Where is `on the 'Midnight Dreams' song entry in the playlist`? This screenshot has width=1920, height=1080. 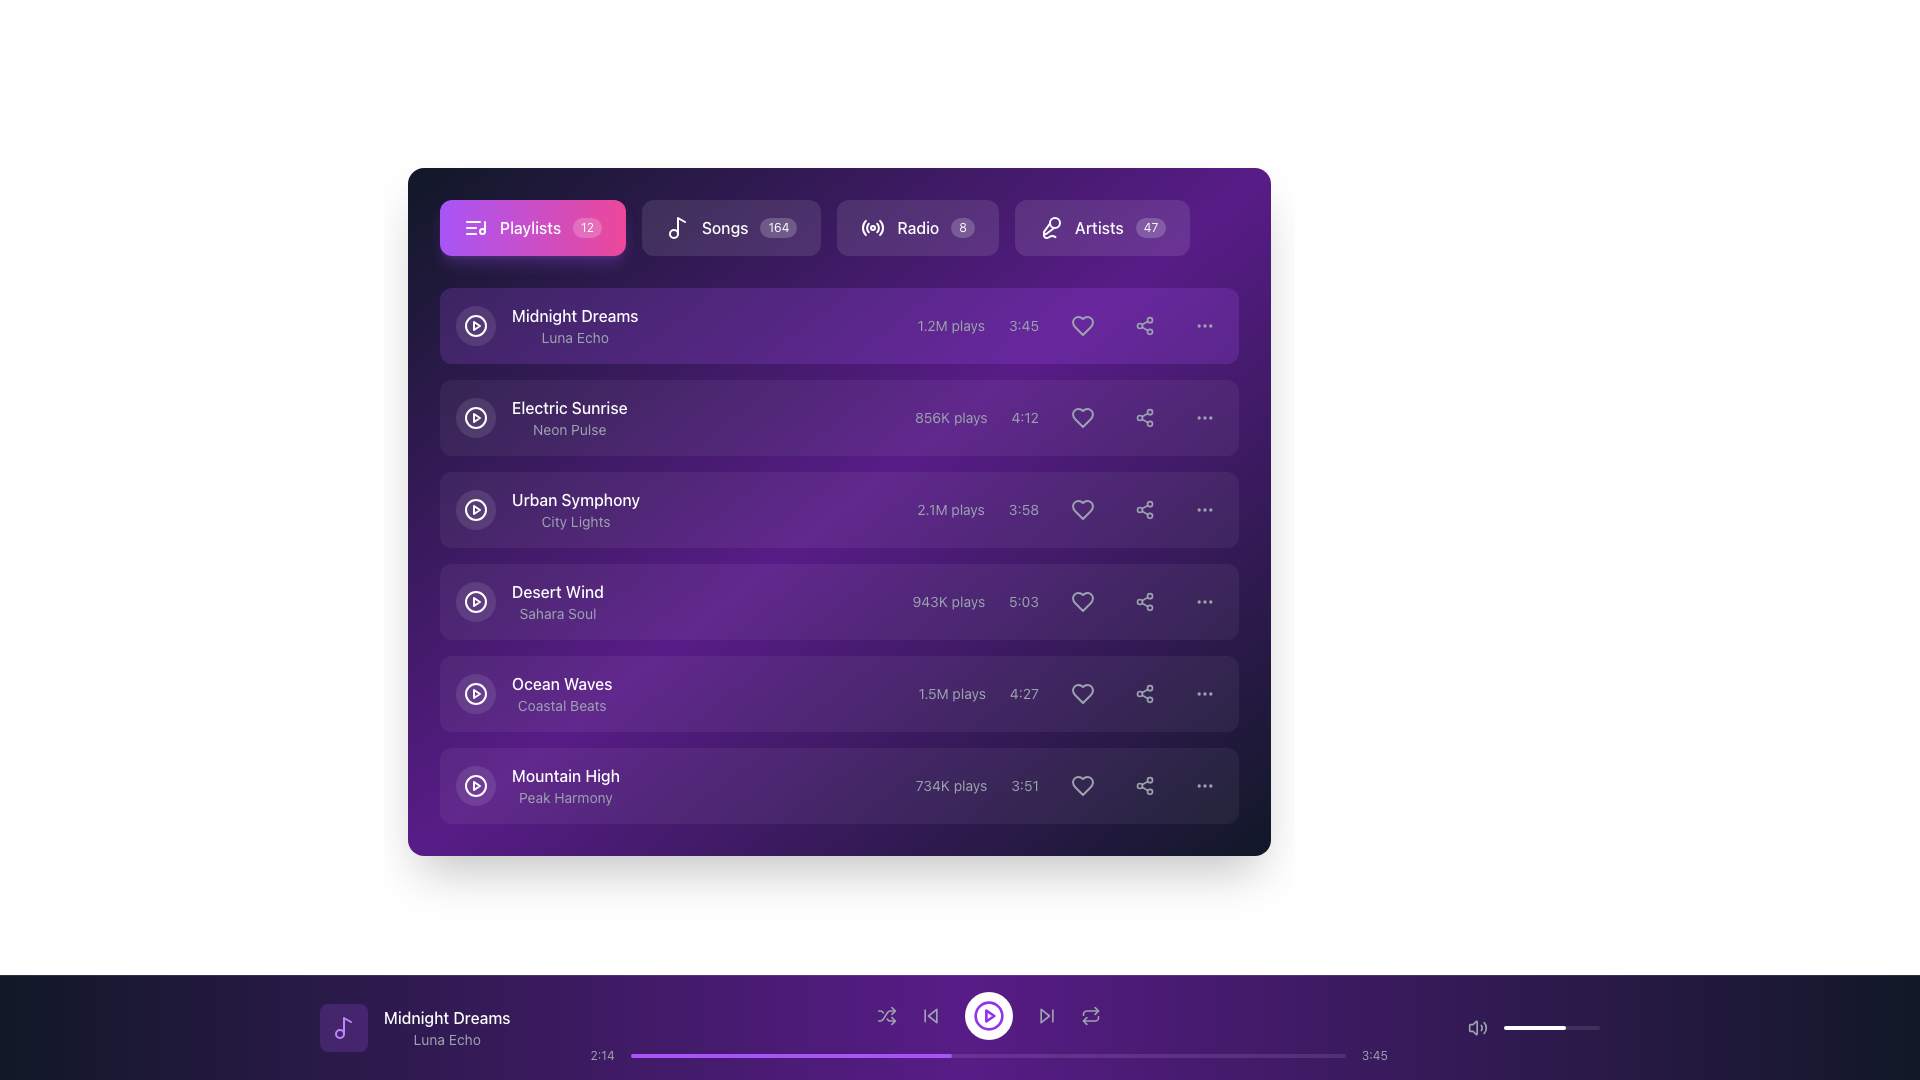
on the 'Midnight Dreams' song entry in the playlist is located at coordinates (547, 325).